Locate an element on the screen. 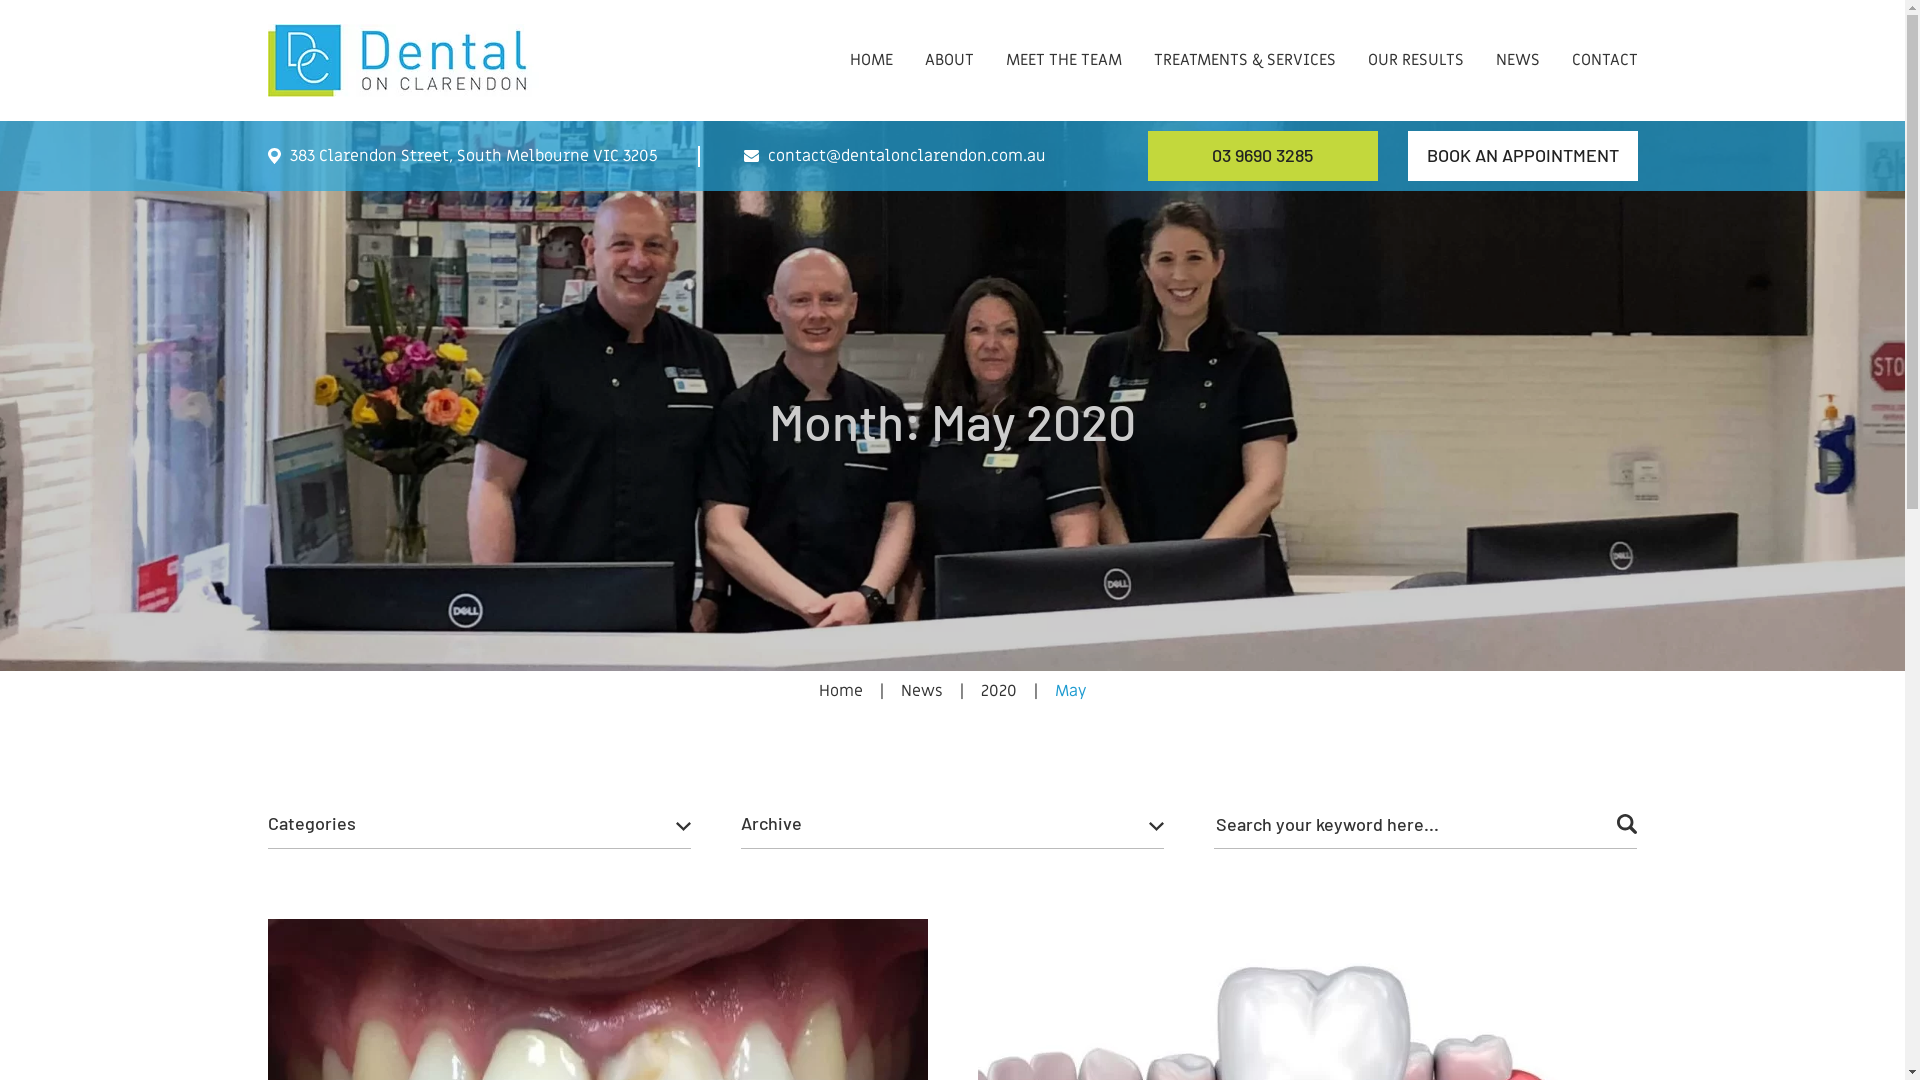  'News' is located at coordinates (899, 689).